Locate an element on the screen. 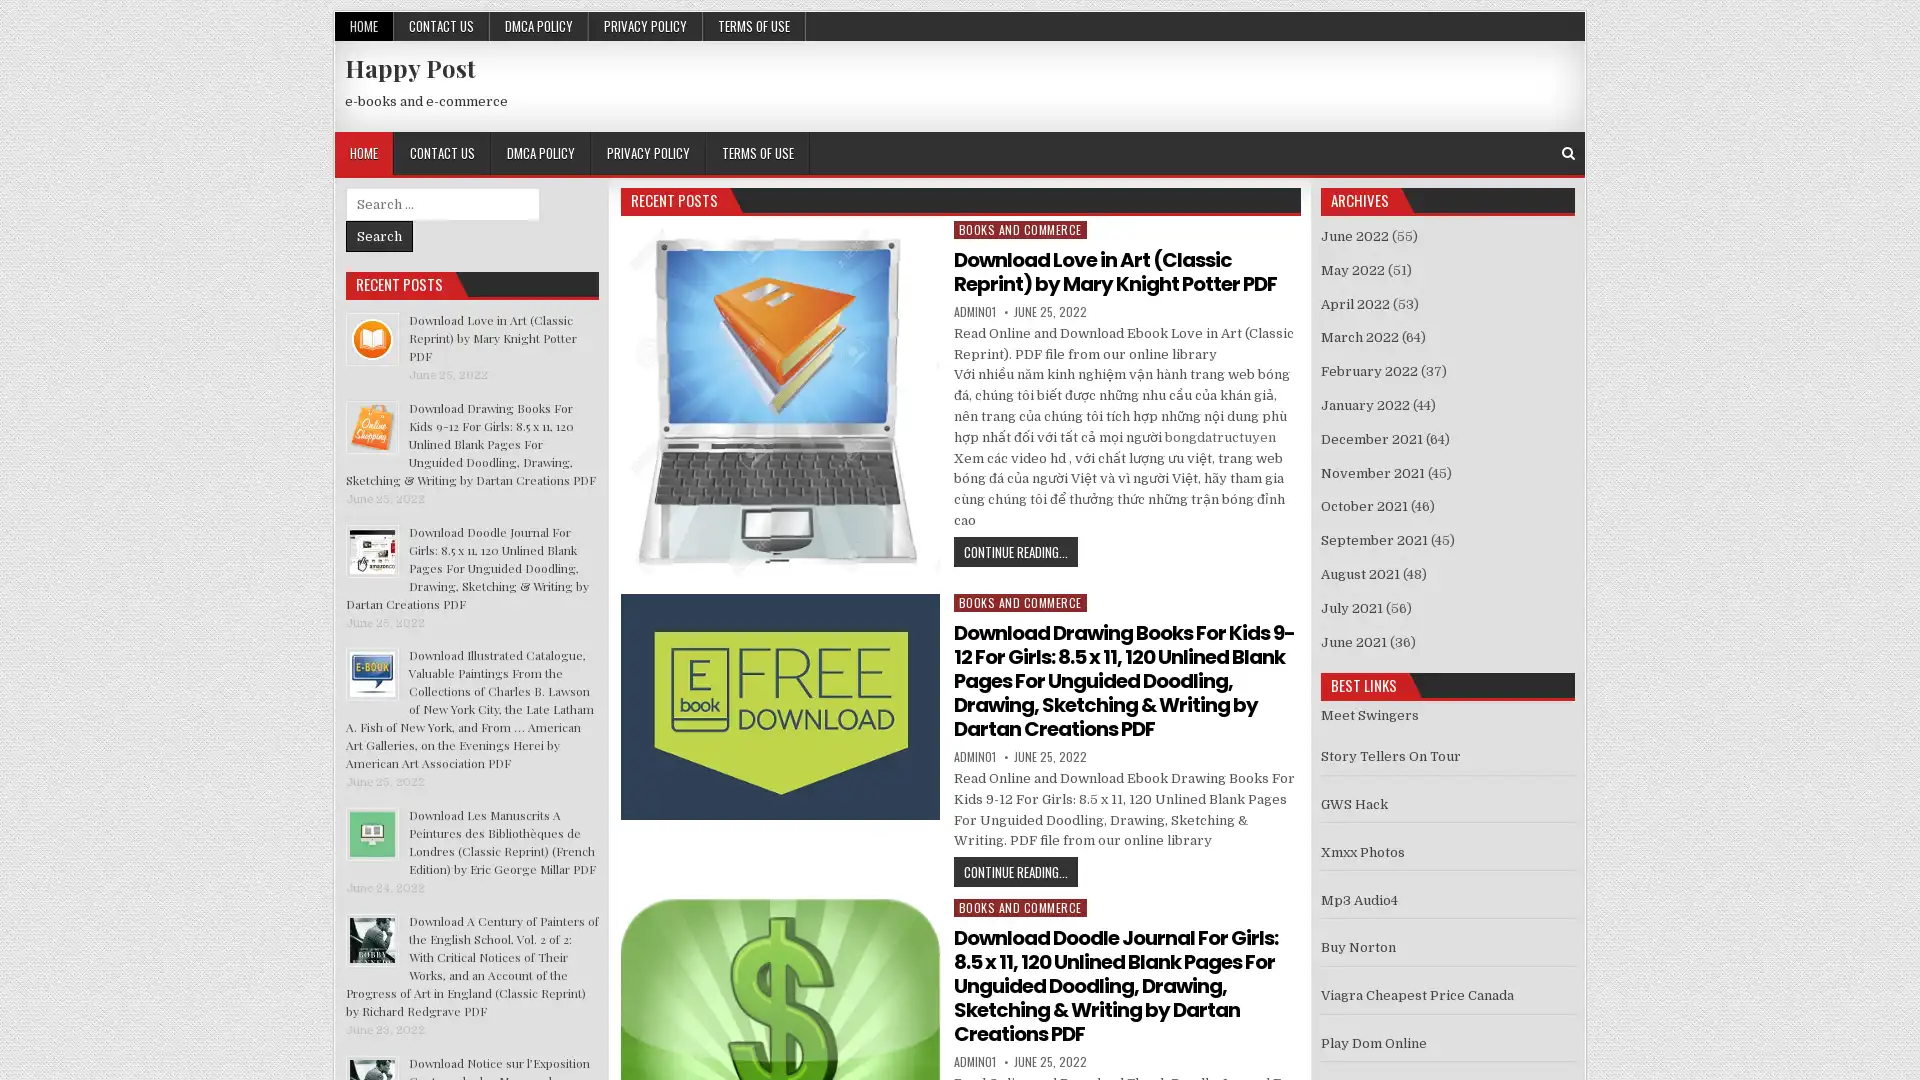  Search is located at coordinates (378, 235).